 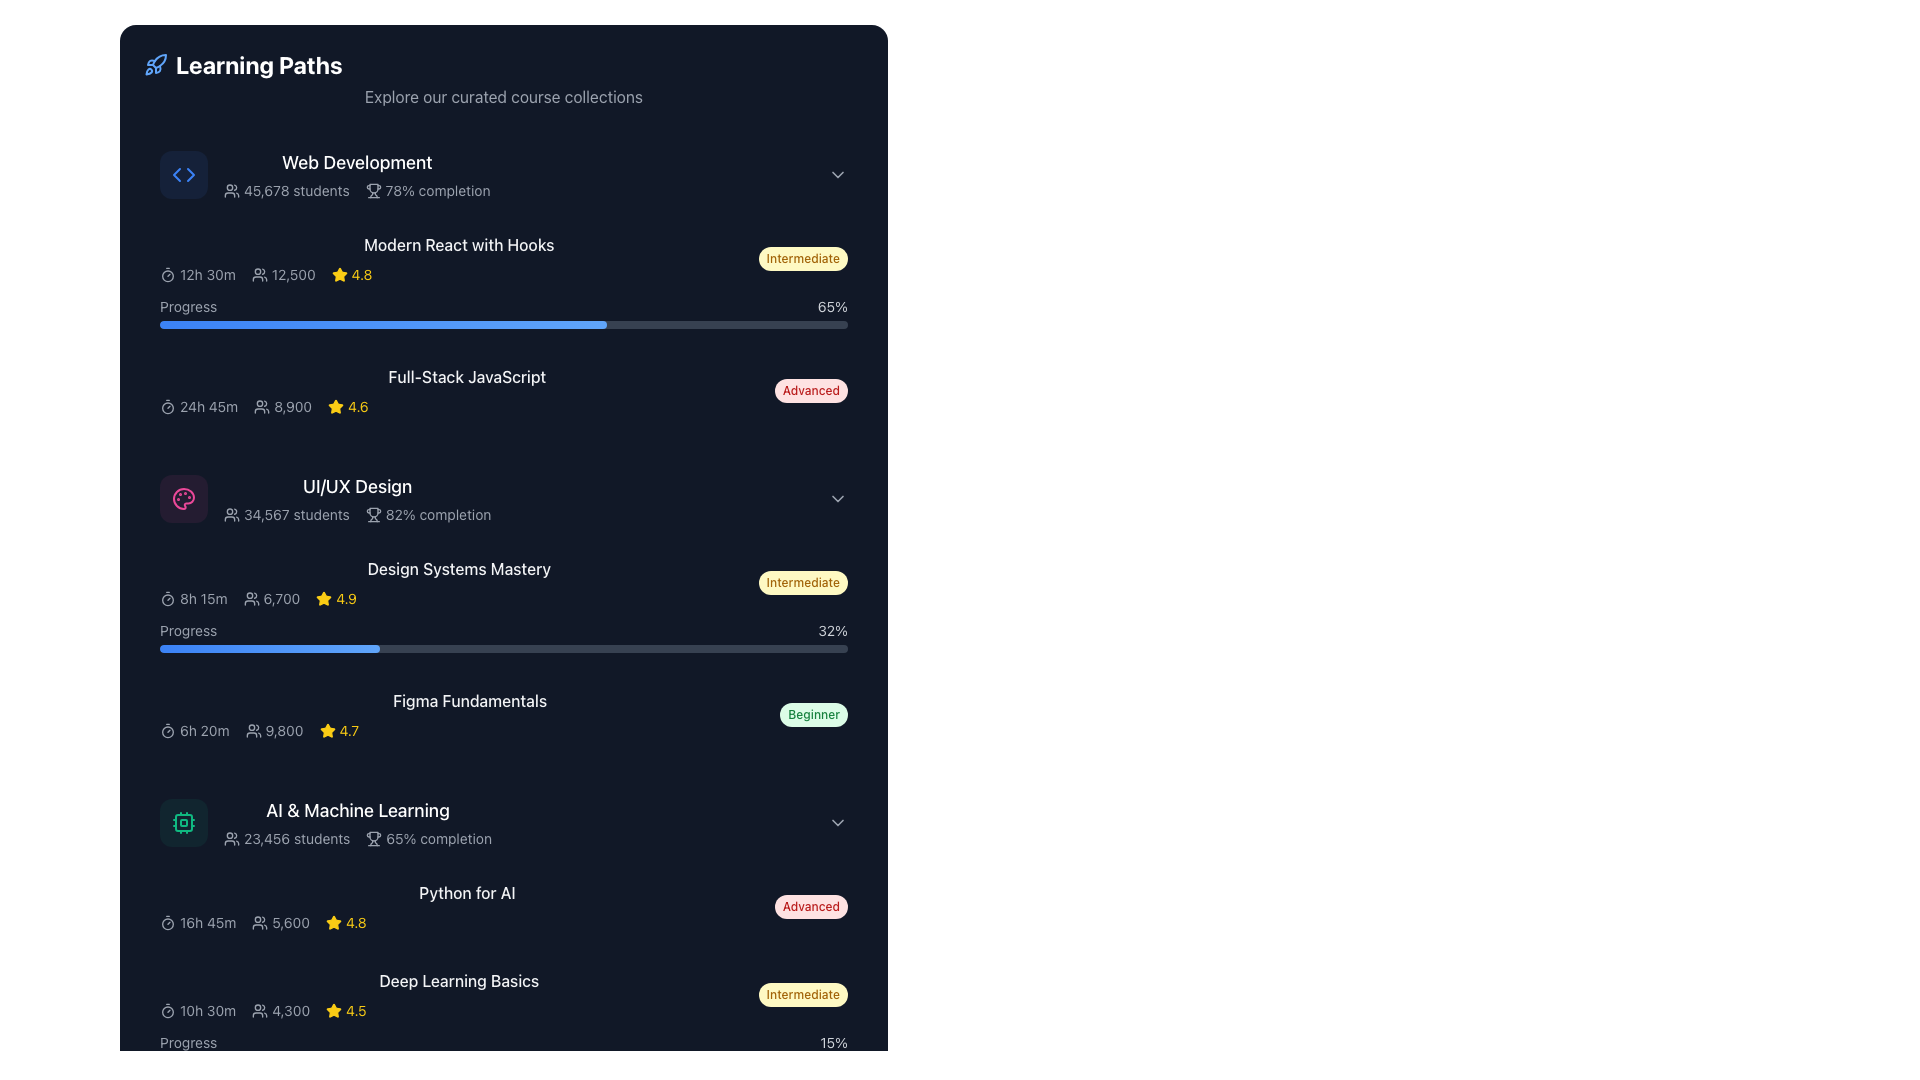 What do you see at coordinates (333, 922) in the screenshot?
I see `the star icon that visually communicates the rating of '4.8' for the 'Python for AI' course under 'AI & Machine Learning'` at bounding box center [333, 922].